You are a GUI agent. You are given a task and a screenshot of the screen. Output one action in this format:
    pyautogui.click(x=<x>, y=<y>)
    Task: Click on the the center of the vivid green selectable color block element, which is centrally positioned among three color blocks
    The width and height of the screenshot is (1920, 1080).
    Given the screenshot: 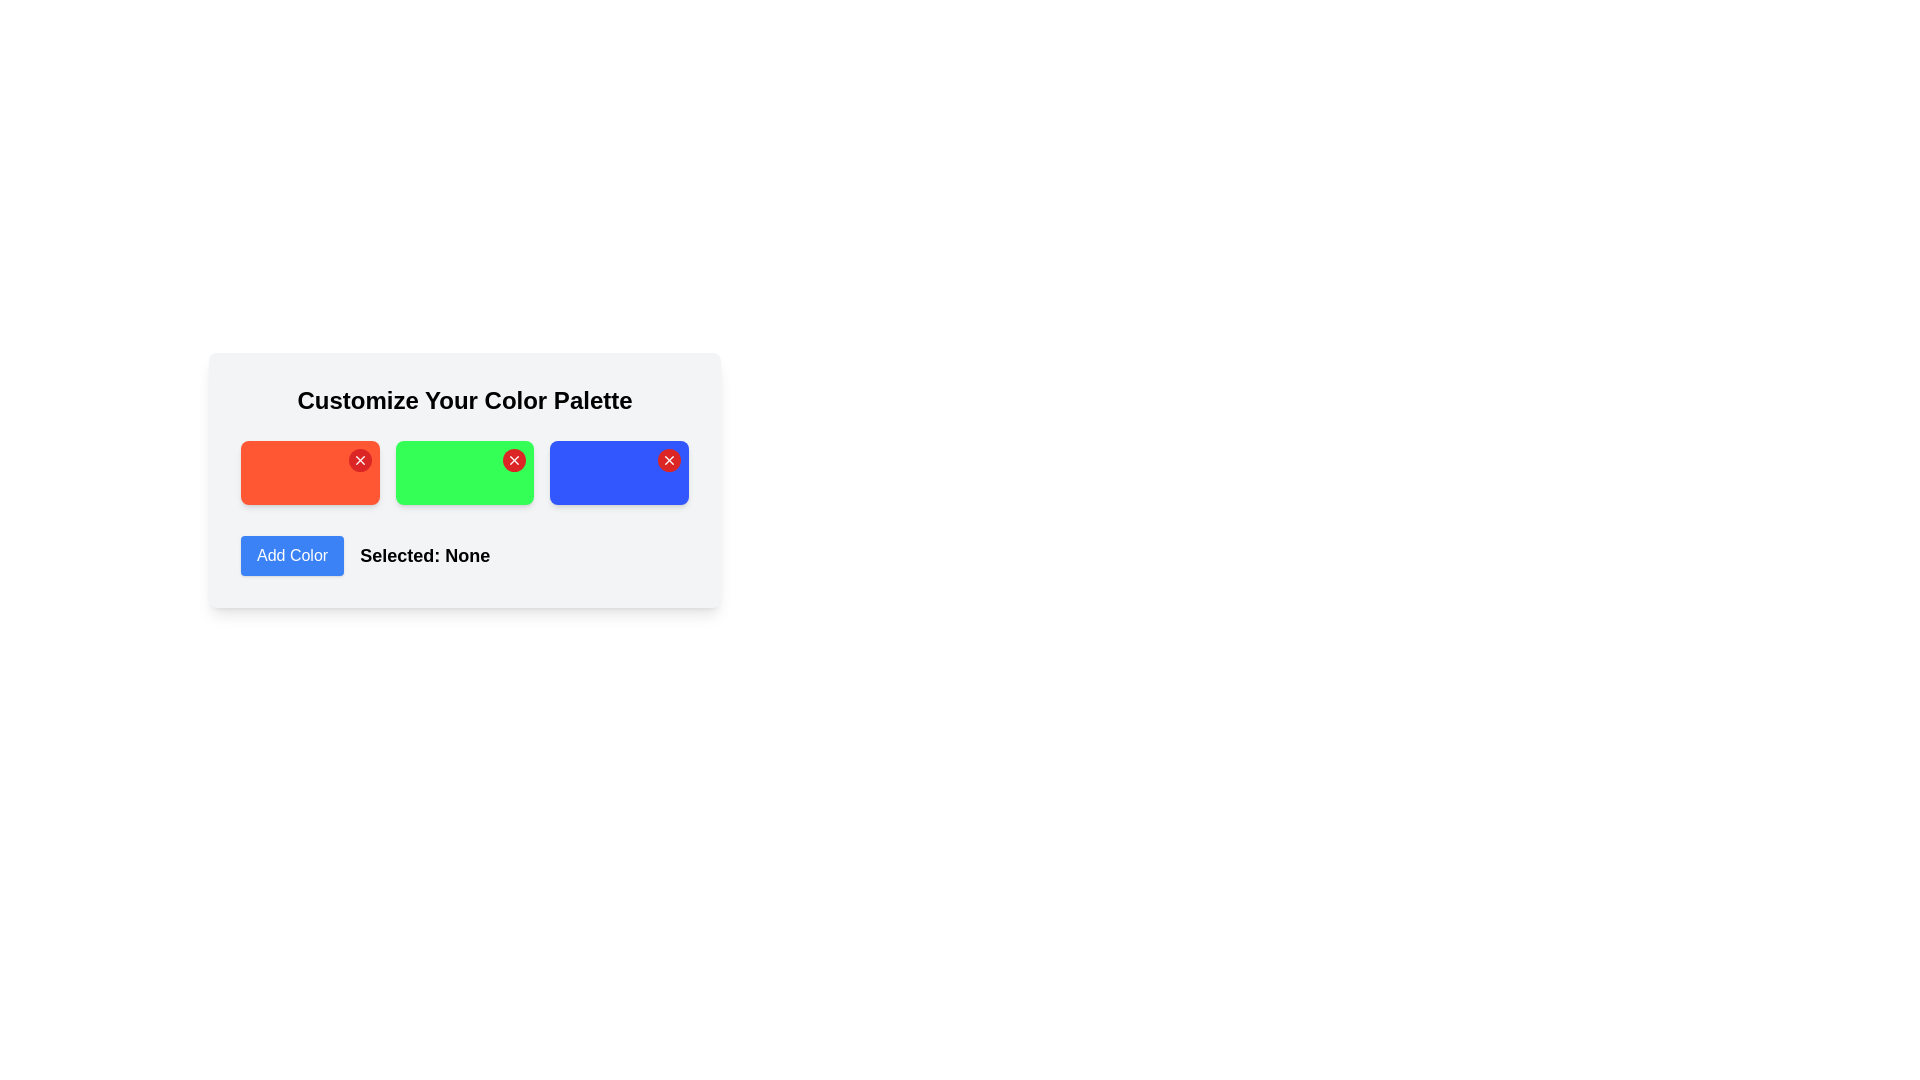 What is the action you would take?
    pyautogui.click(x=464, y=480)
    